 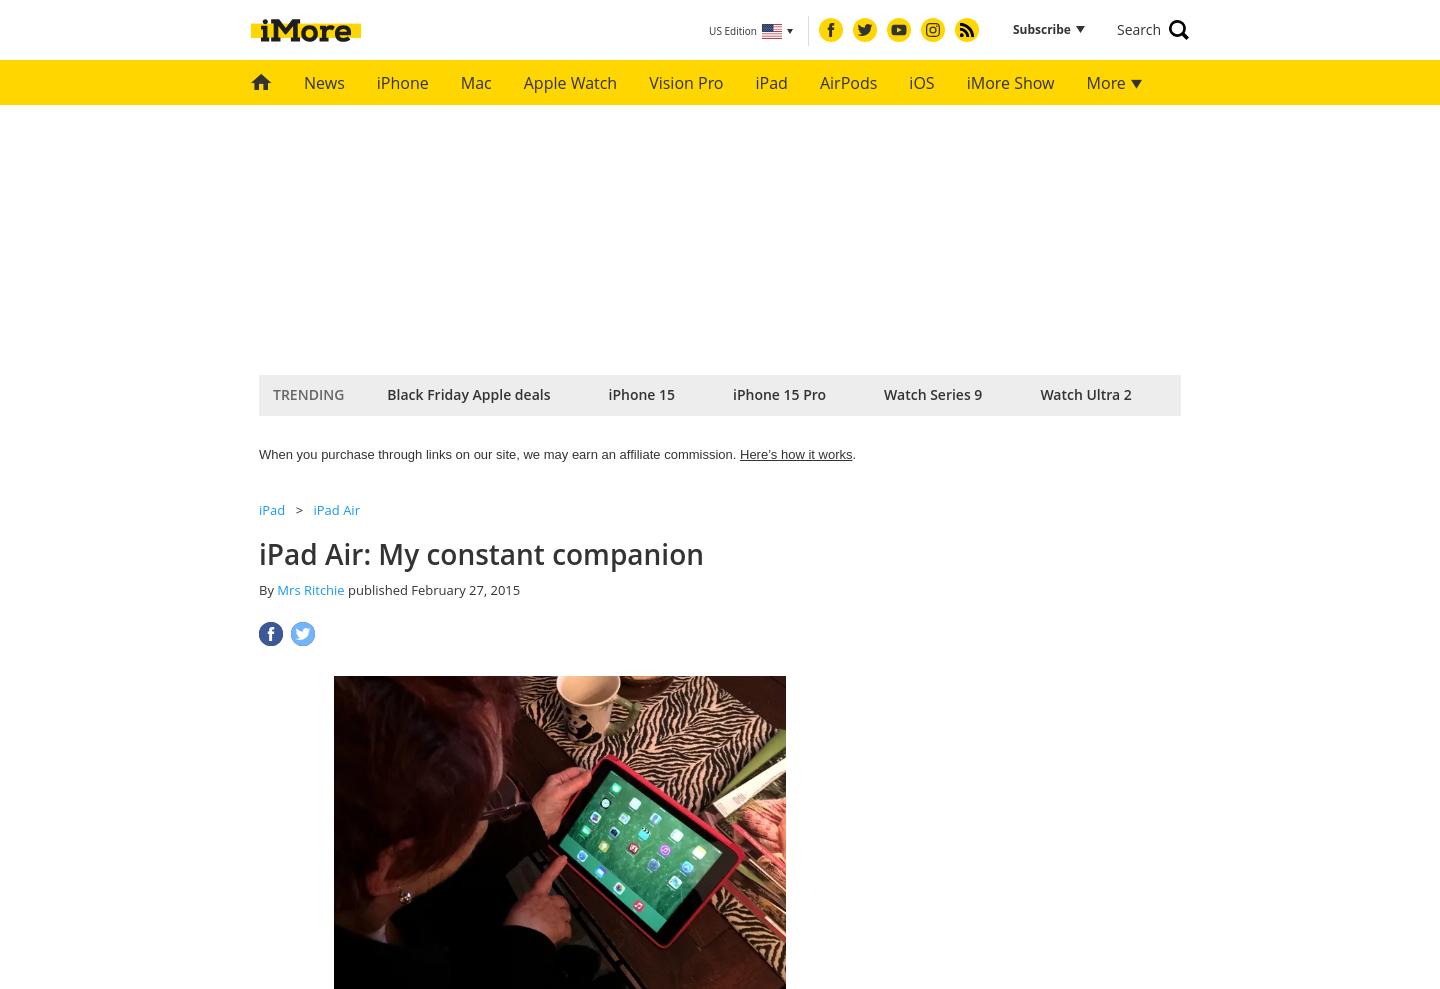 I want to click on 'Apple Watch', so click(x=522, y=82).